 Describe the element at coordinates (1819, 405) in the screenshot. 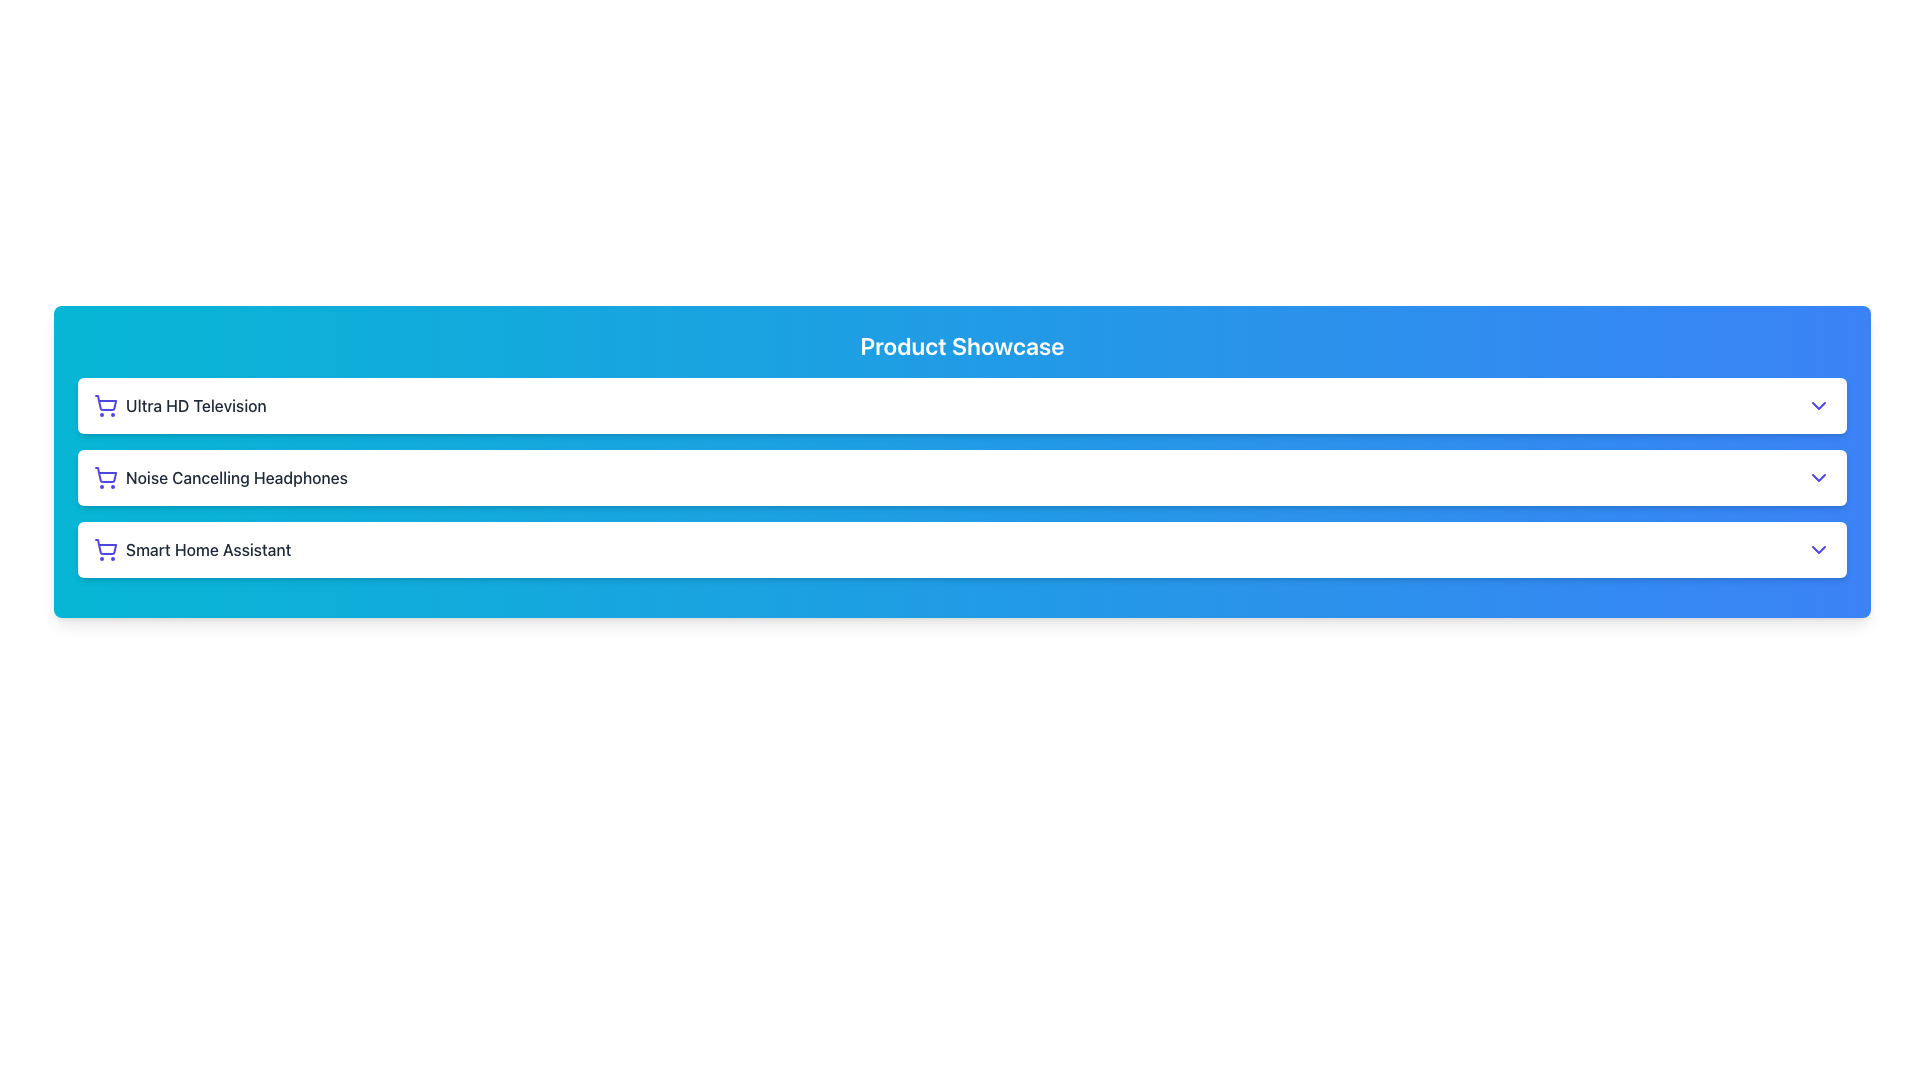

I see `the downward arrow icon` at that location.